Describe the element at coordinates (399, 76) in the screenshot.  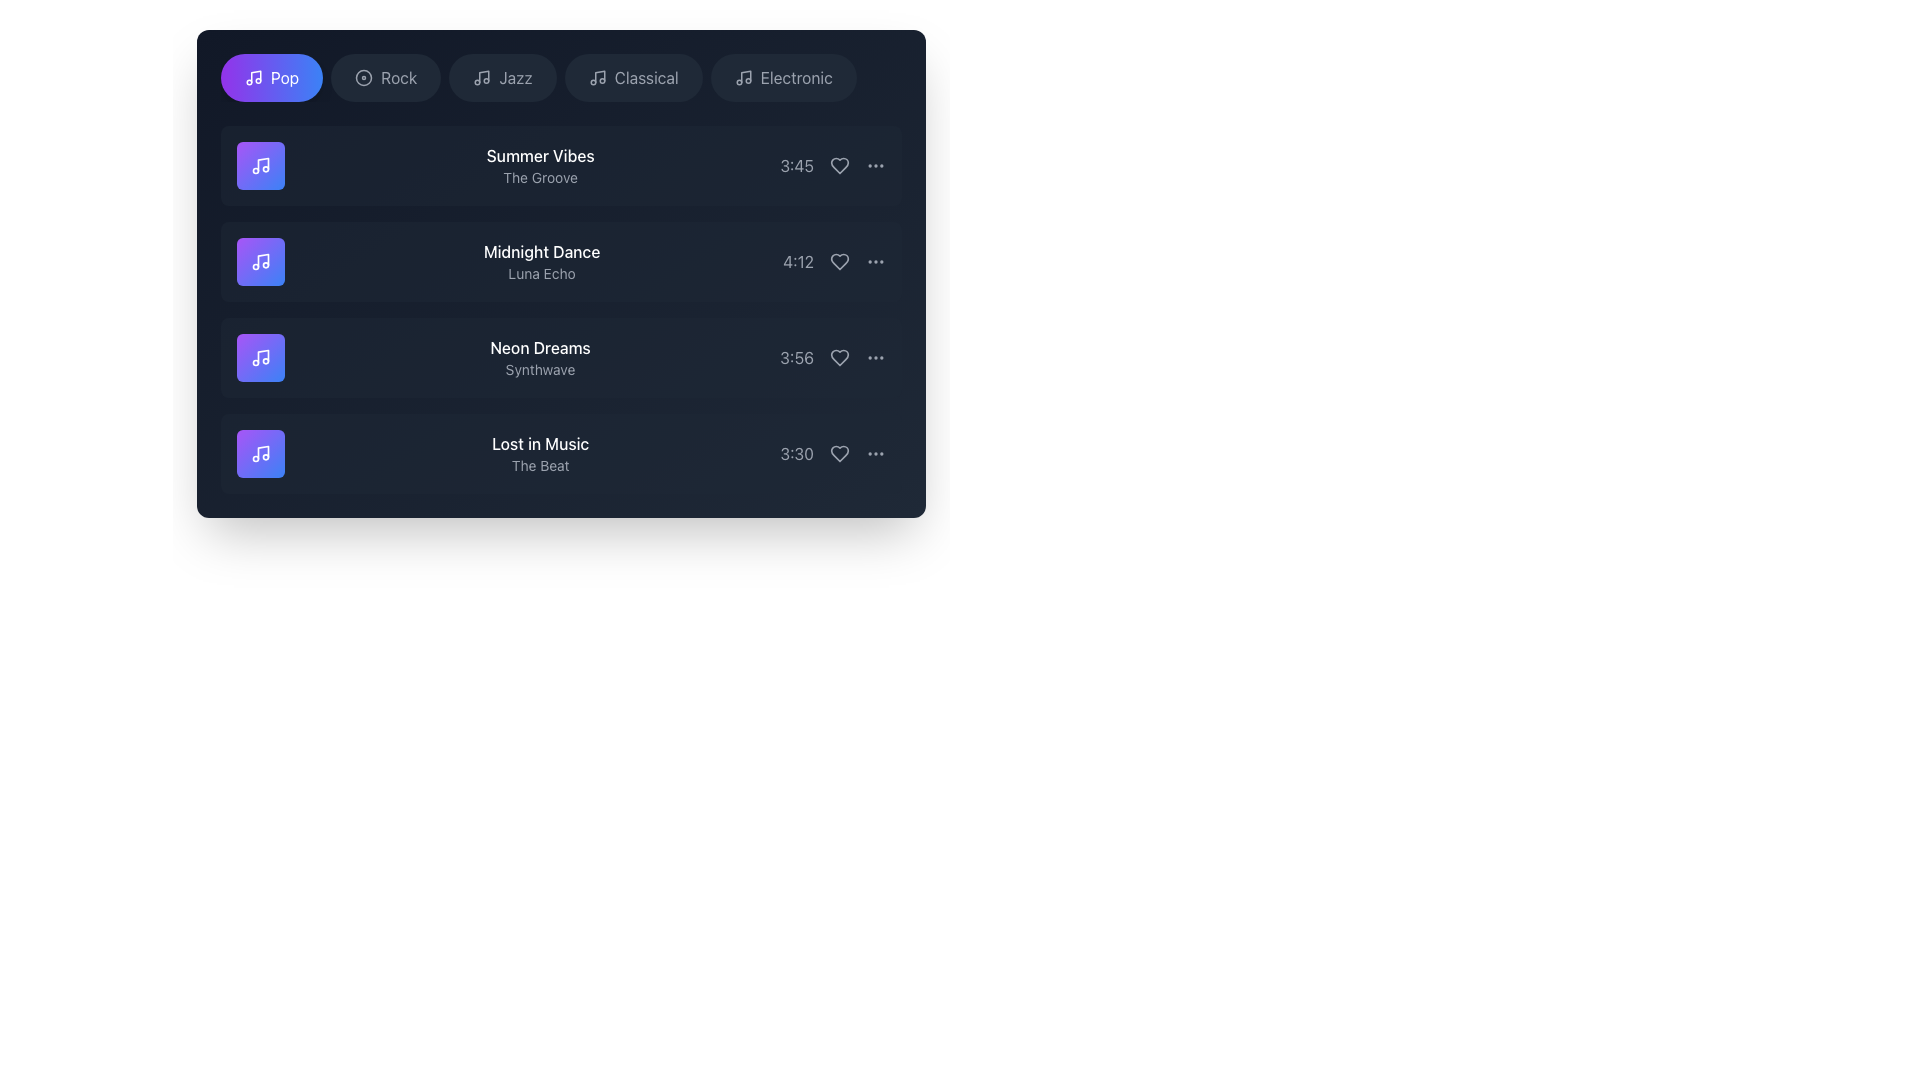
I see `the 'Rock' category button in the horizontal menu bar` at that location.